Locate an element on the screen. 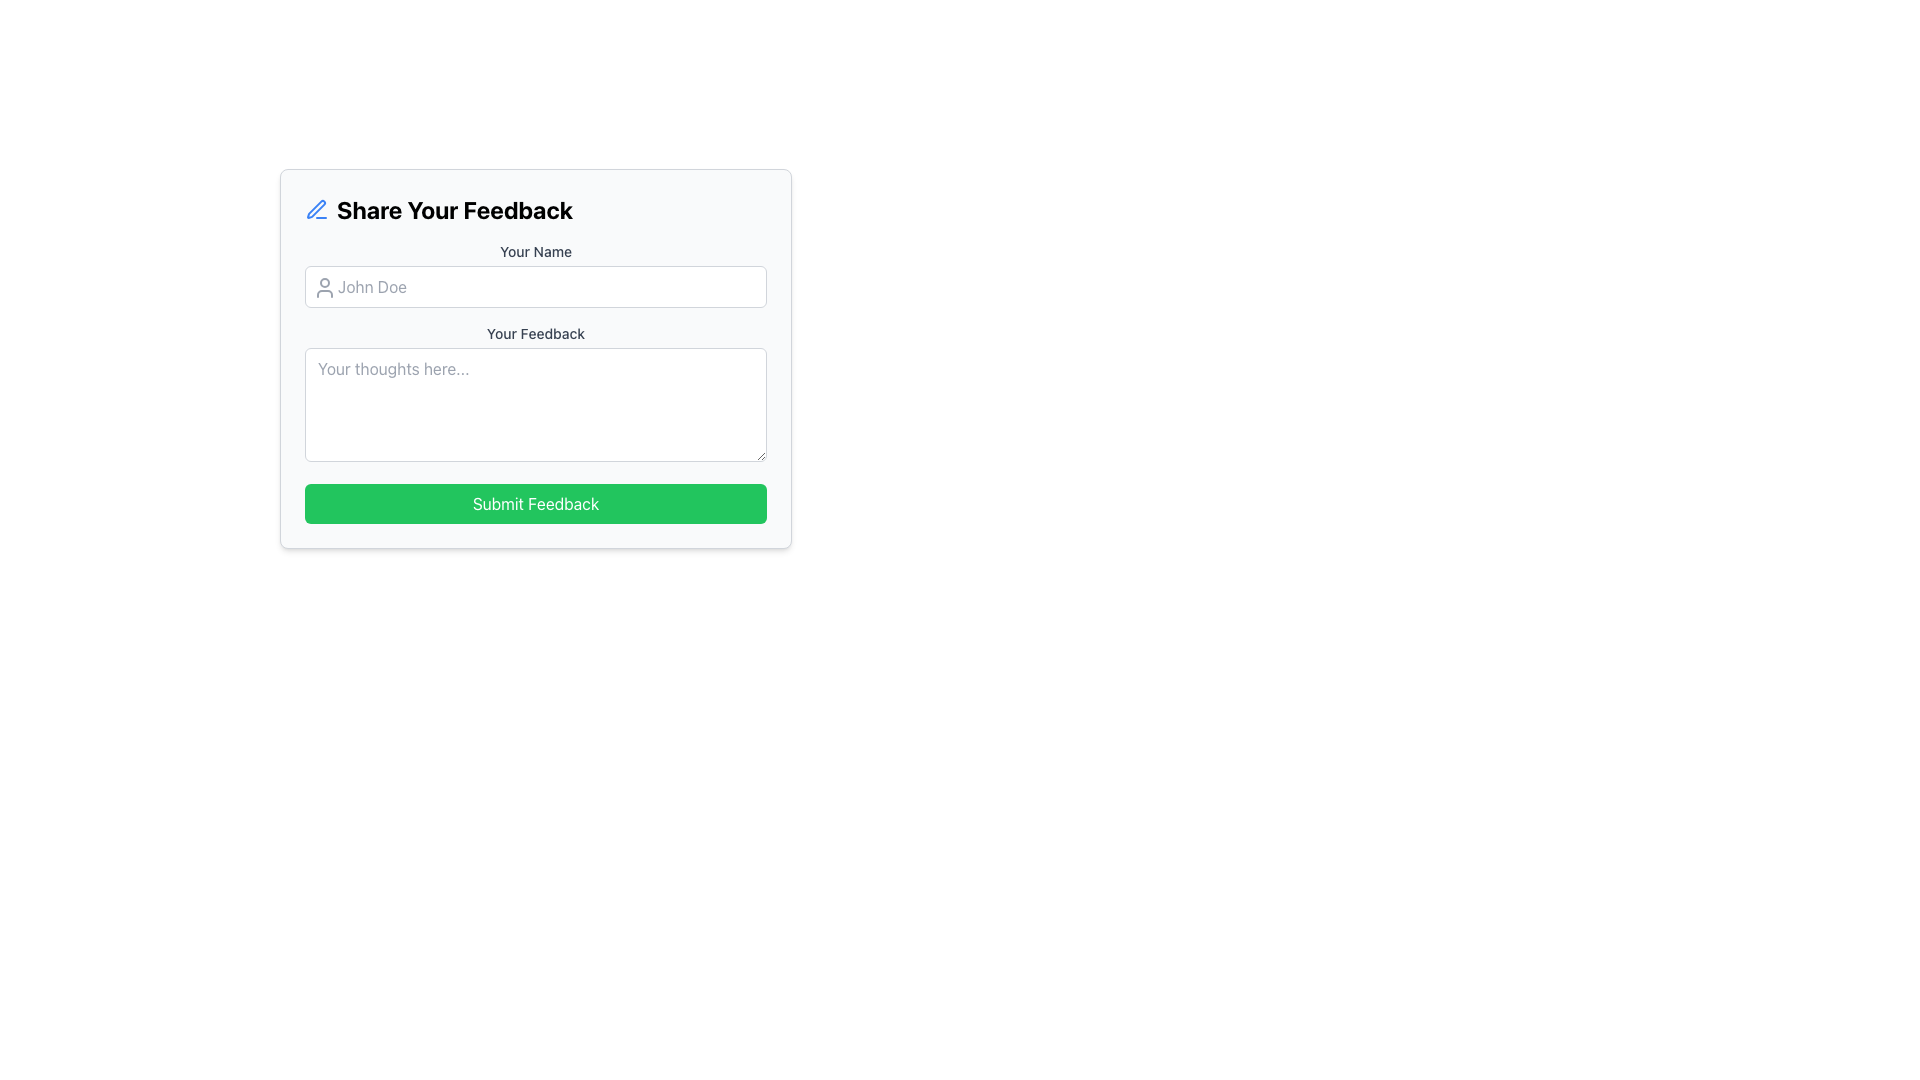 The image size is (1920, 1080). the feedback submission button located below the 'Your Feedback' text input area is located at coordinates (536, 503).